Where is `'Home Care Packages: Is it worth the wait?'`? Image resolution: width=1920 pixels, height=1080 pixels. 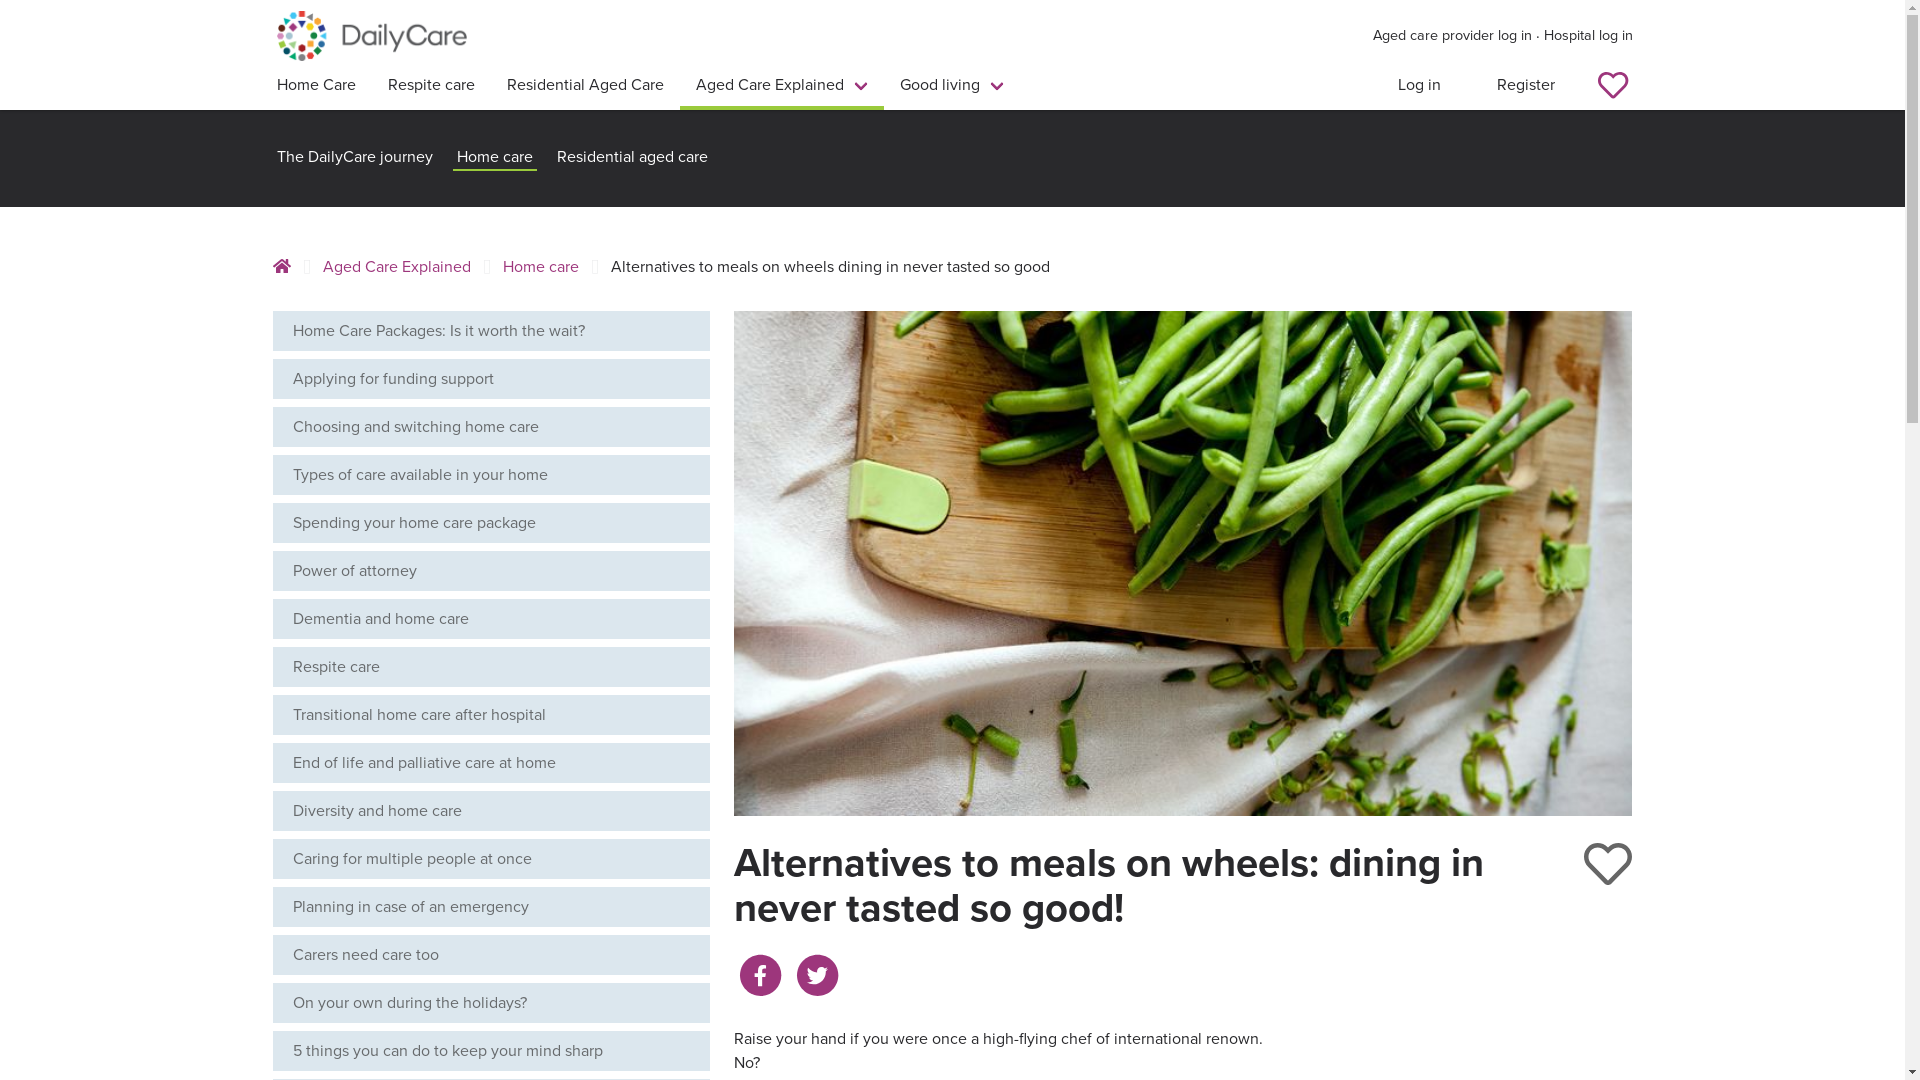
'Home Care Packages: Is it worth the wait?' is located at coordinates (490, 330).